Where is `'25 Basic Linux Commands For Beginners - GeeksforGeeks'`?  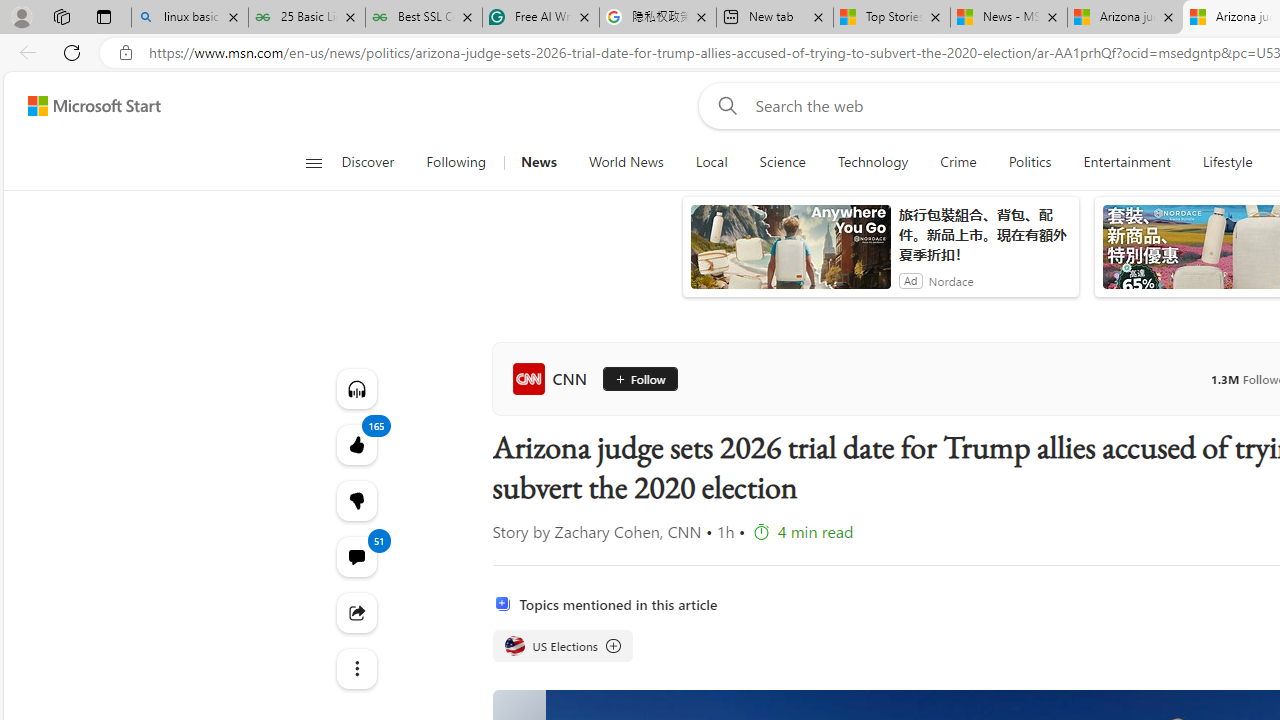
'25 Basic Linux Commands For Beginners - GeeksforGeeks' is located at coordinates (306, 17).